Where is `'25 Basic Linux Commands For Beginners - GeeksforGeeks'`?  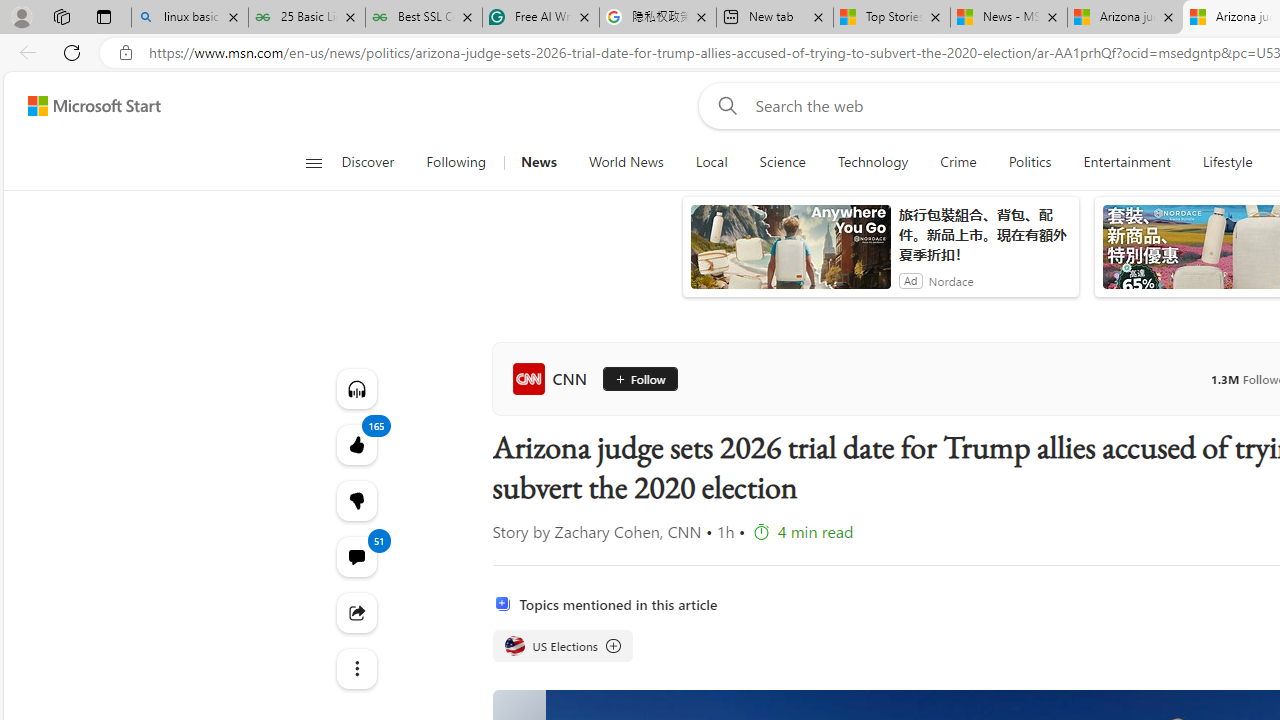
'25 Basic Linux Commands For Beginners - GeeksforGeeks' is located at coordinates (306, 17).